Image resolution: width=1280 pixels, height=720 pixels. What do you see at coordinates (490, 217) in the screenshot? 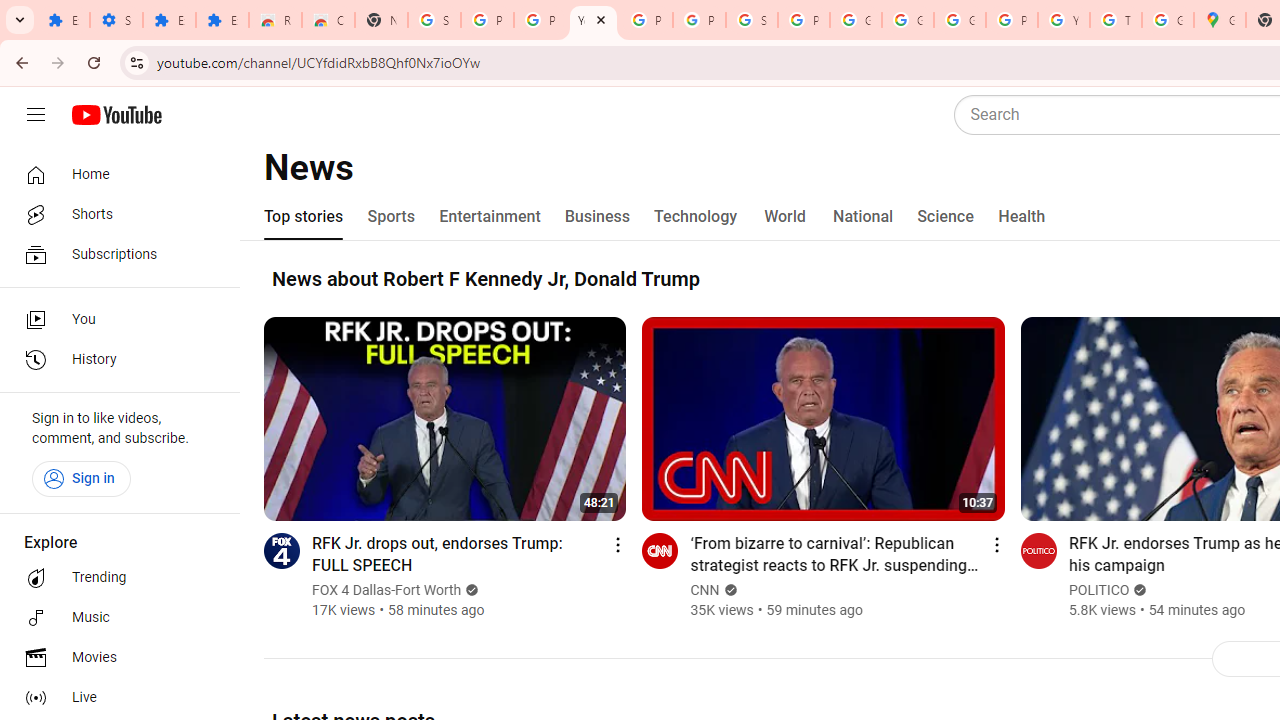
I see `'Entertainment'` at bounding box center [490, 217].